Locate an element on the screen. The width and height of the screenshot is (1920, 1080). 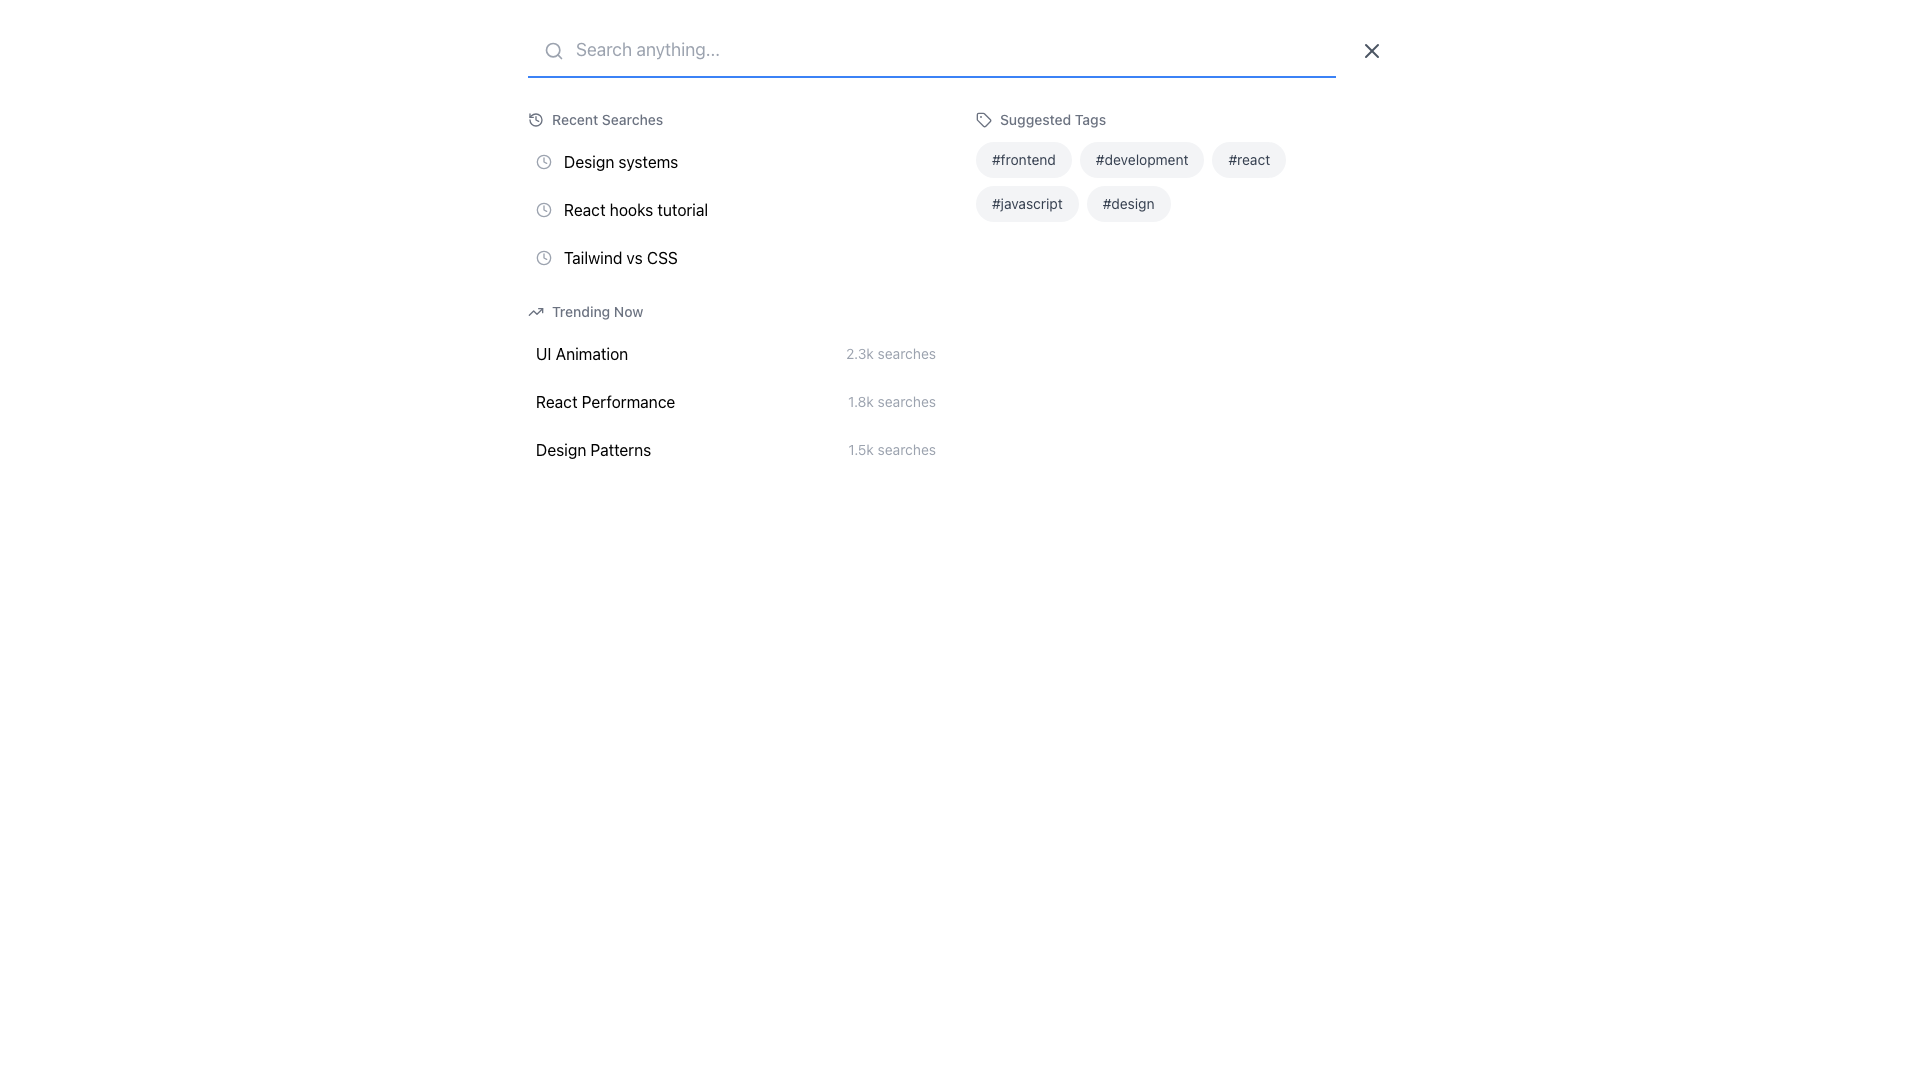
the circular graphic element with a stroke outline located within the clock icon in the 'Recent Searches' section, which is to the left of the text 'Design systems.' is located at coordinates (543, 209).